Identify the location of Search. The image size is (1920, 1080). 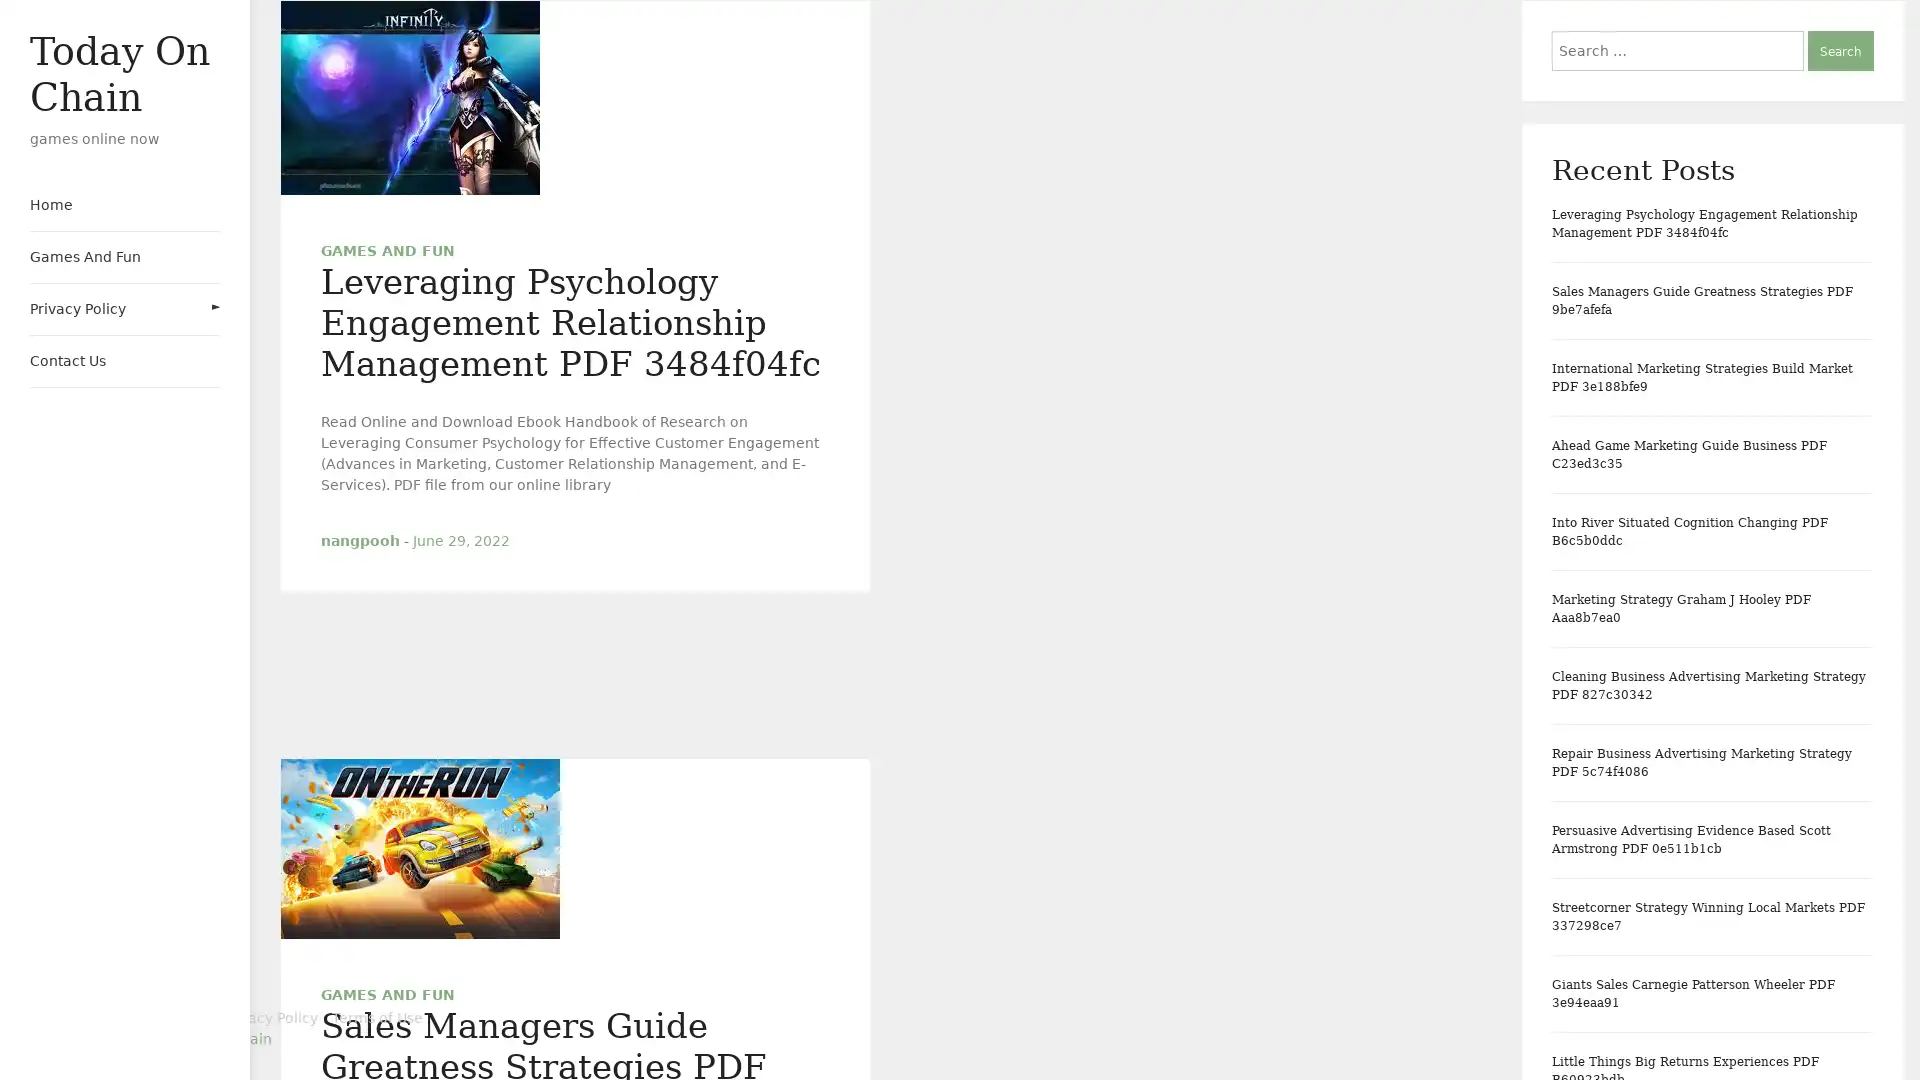
(1840, 49).